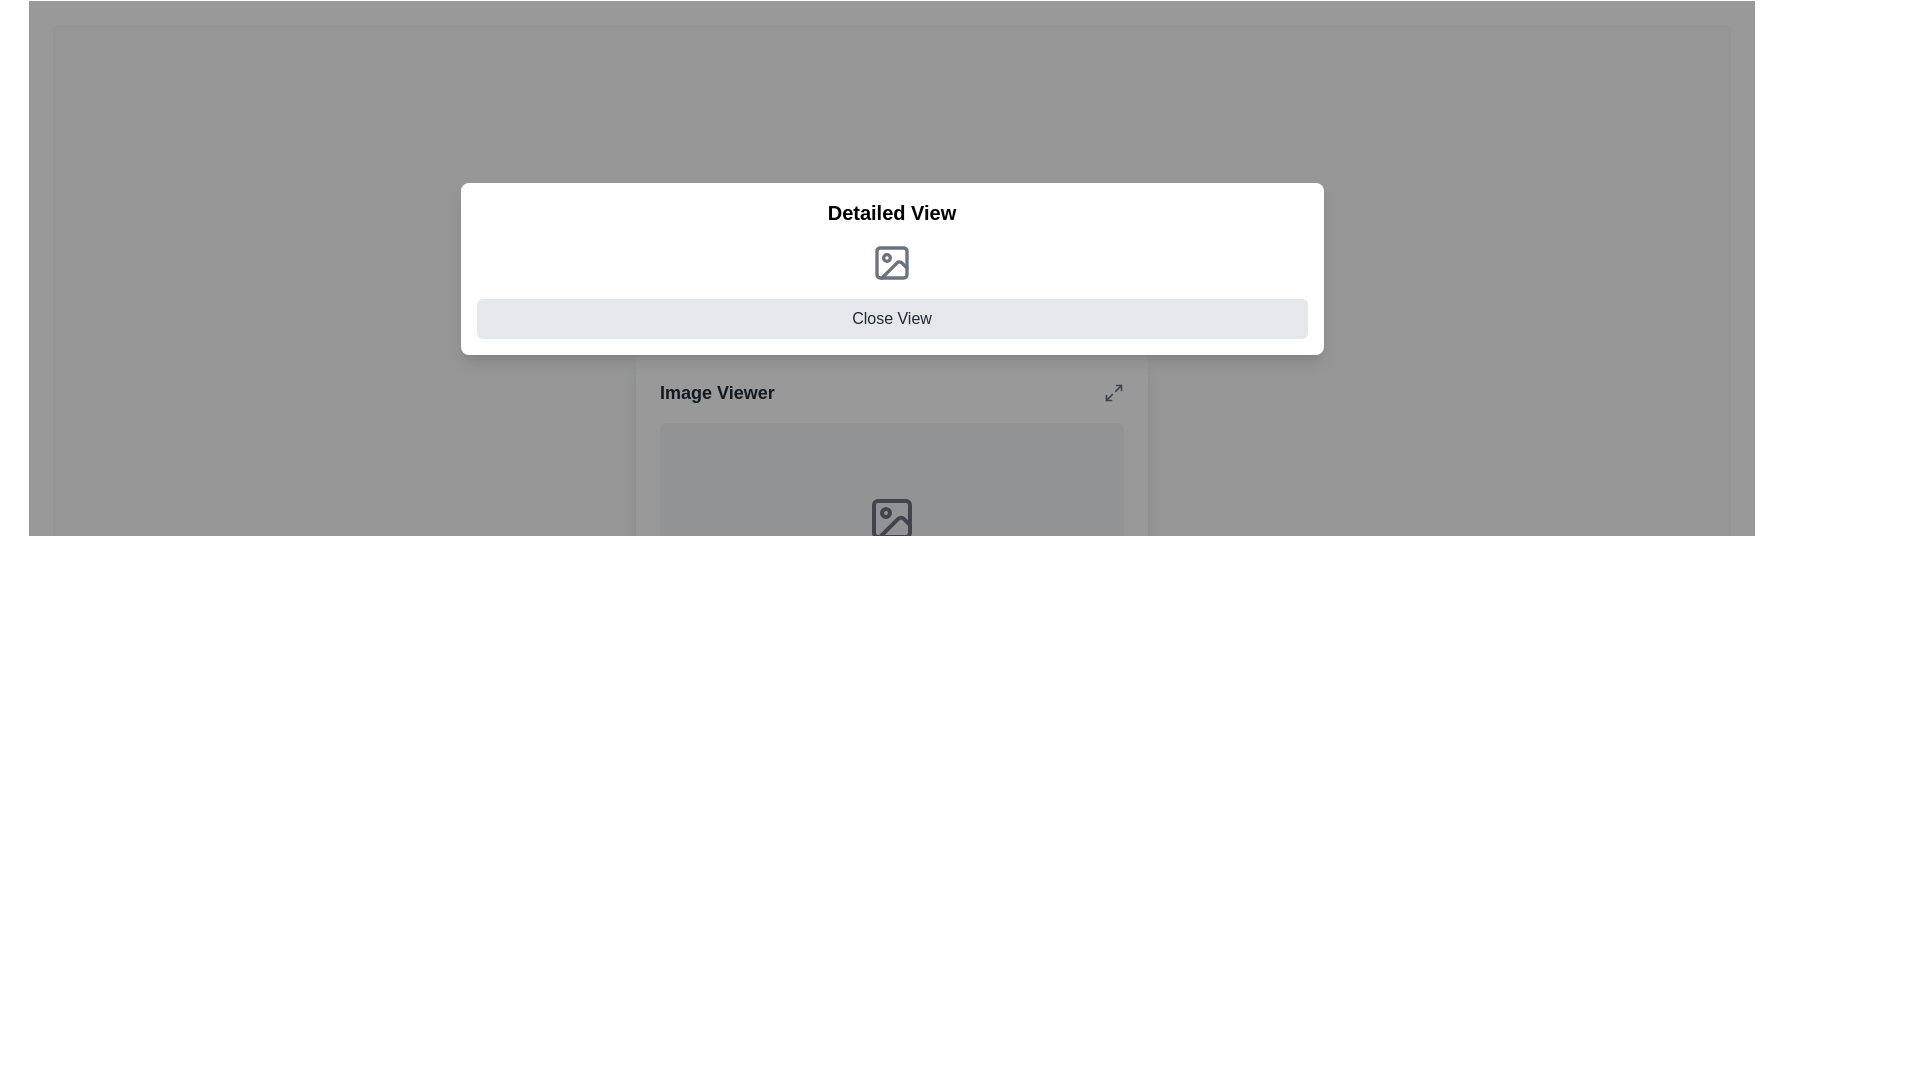 The height and width of the screenshot is (1080, 1920). Describe the element at coordinates (891, 316) in the screenshot. I see `the close button located at the bottom of the detailed view interface` at that location.